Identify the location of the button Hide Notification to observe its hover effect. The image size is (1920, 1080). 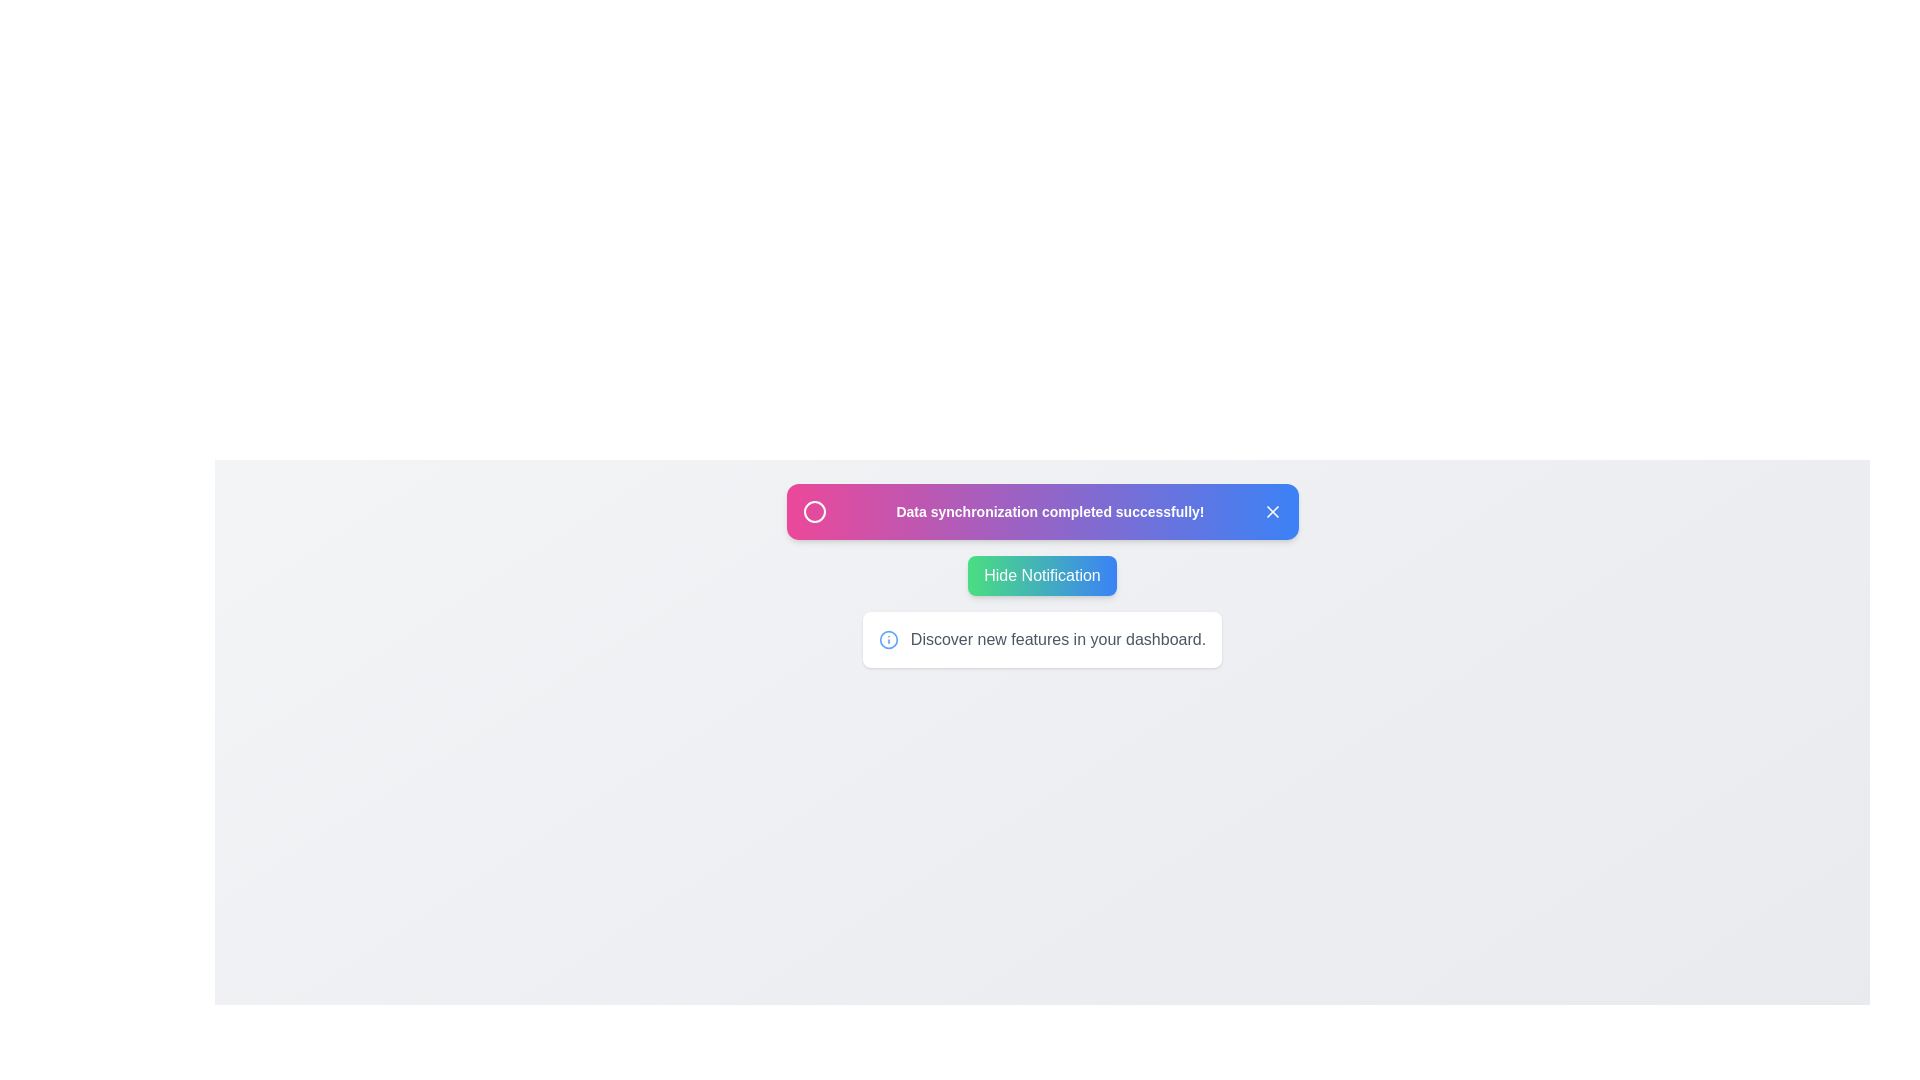
(1041, 575).